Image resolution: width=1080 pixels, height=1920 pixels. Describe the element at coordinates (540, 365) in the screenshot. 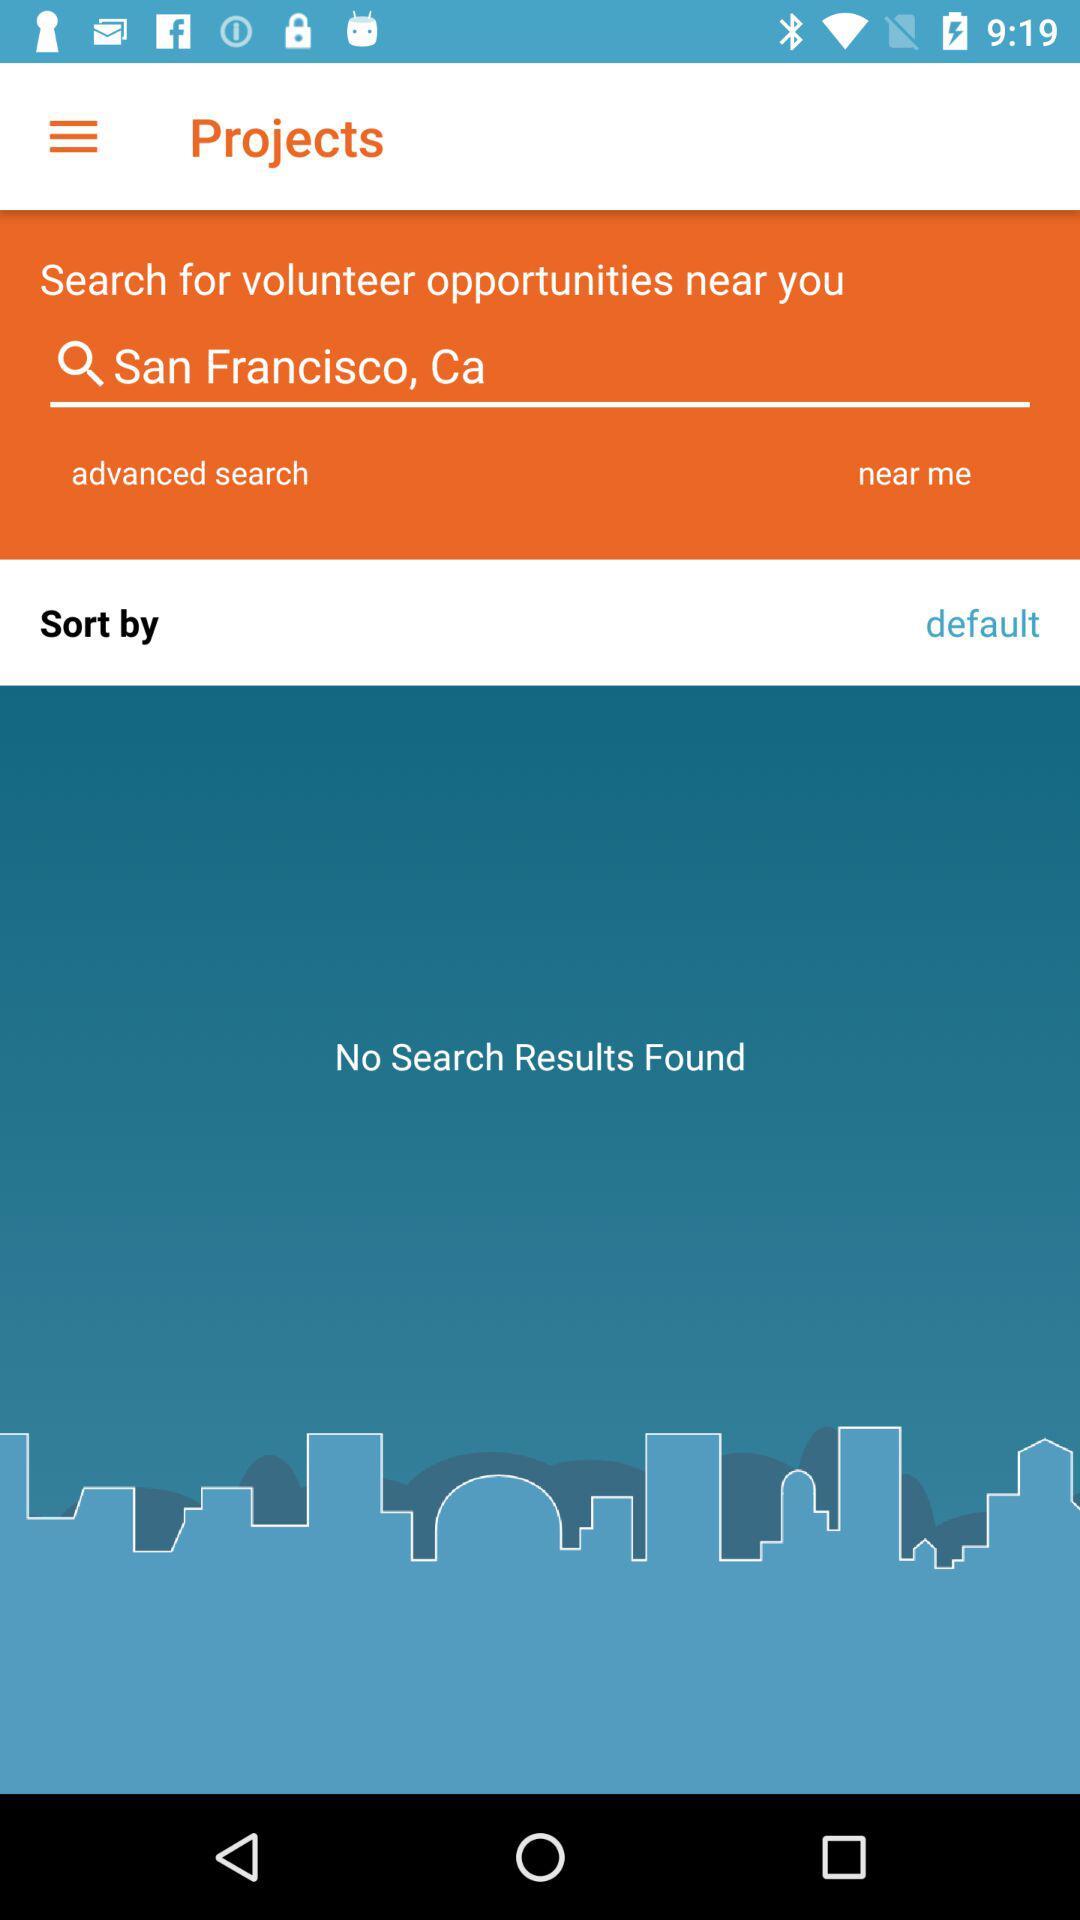

I see `the item above the advanced search` at that location.